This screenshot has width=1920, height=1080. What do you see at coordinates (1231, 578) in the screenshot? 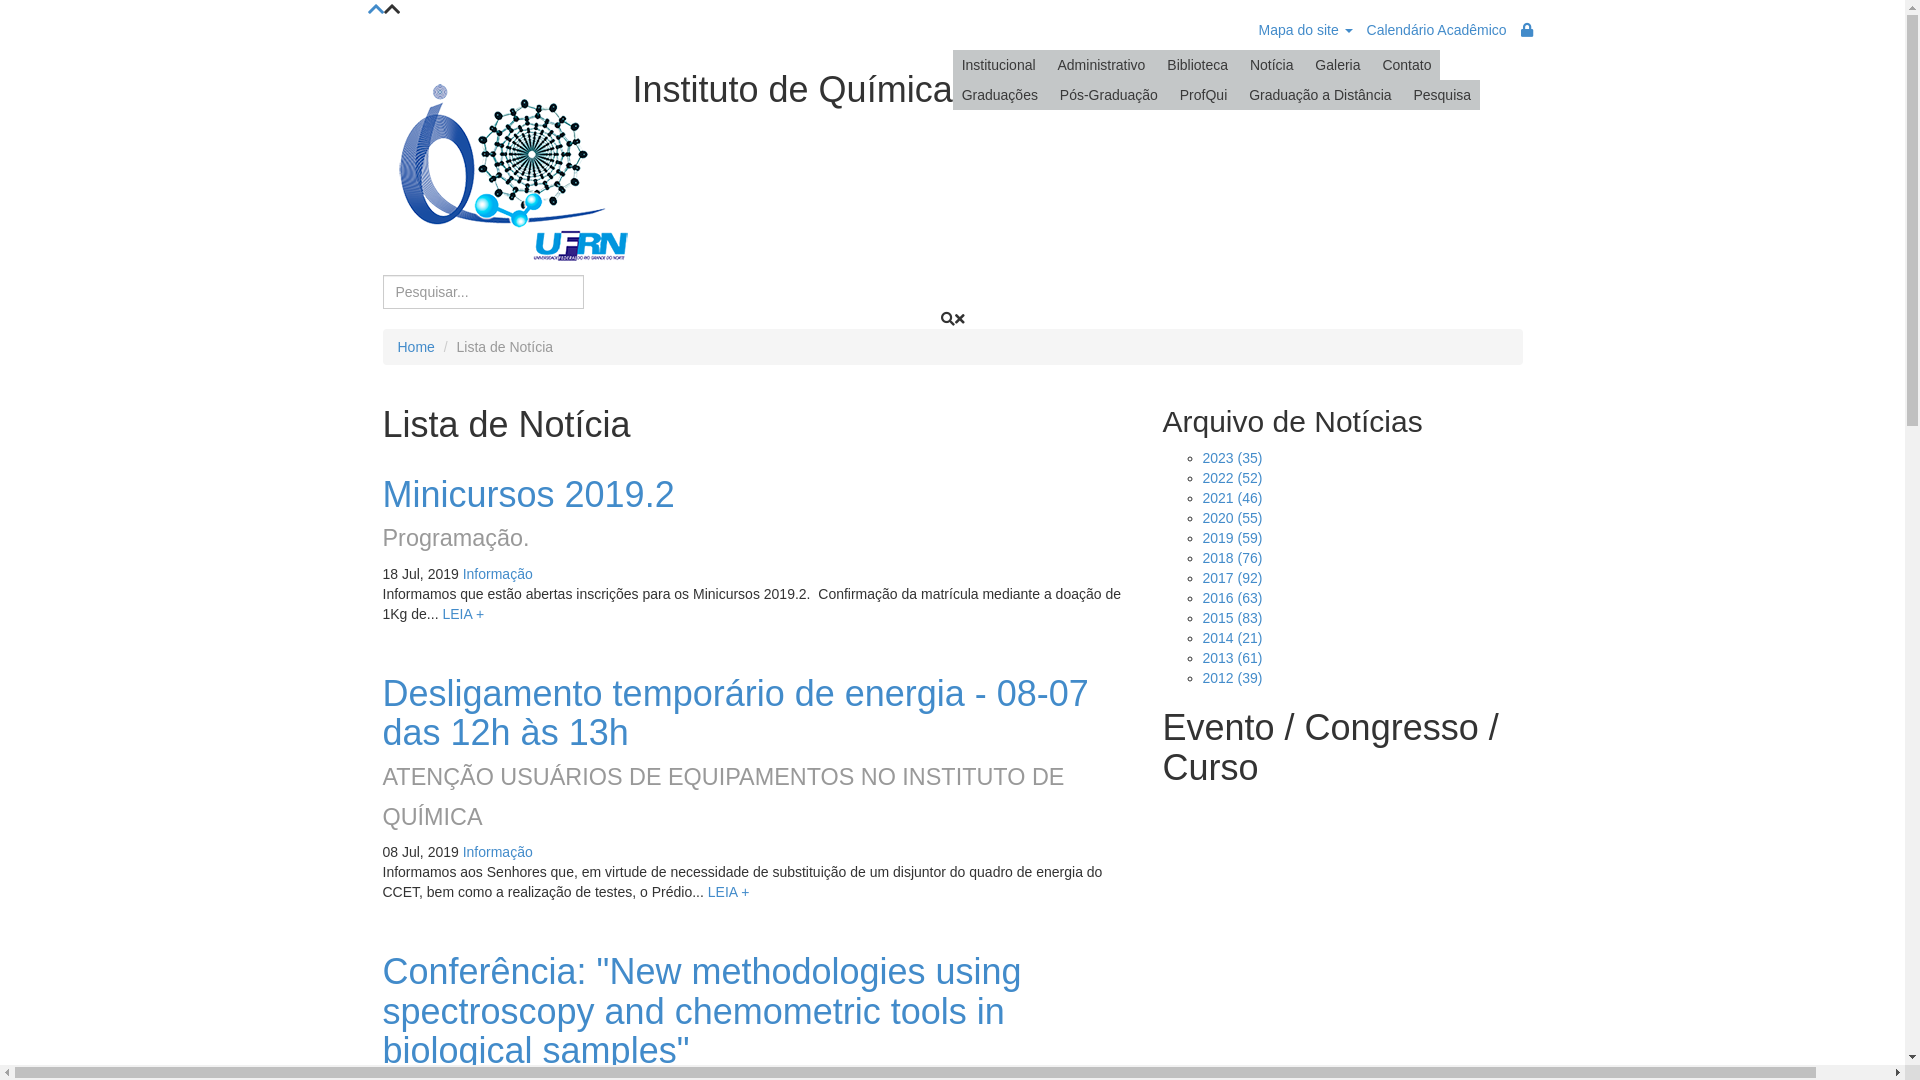
I see `'2017 (92)'` at bounding box center [1231, 578].